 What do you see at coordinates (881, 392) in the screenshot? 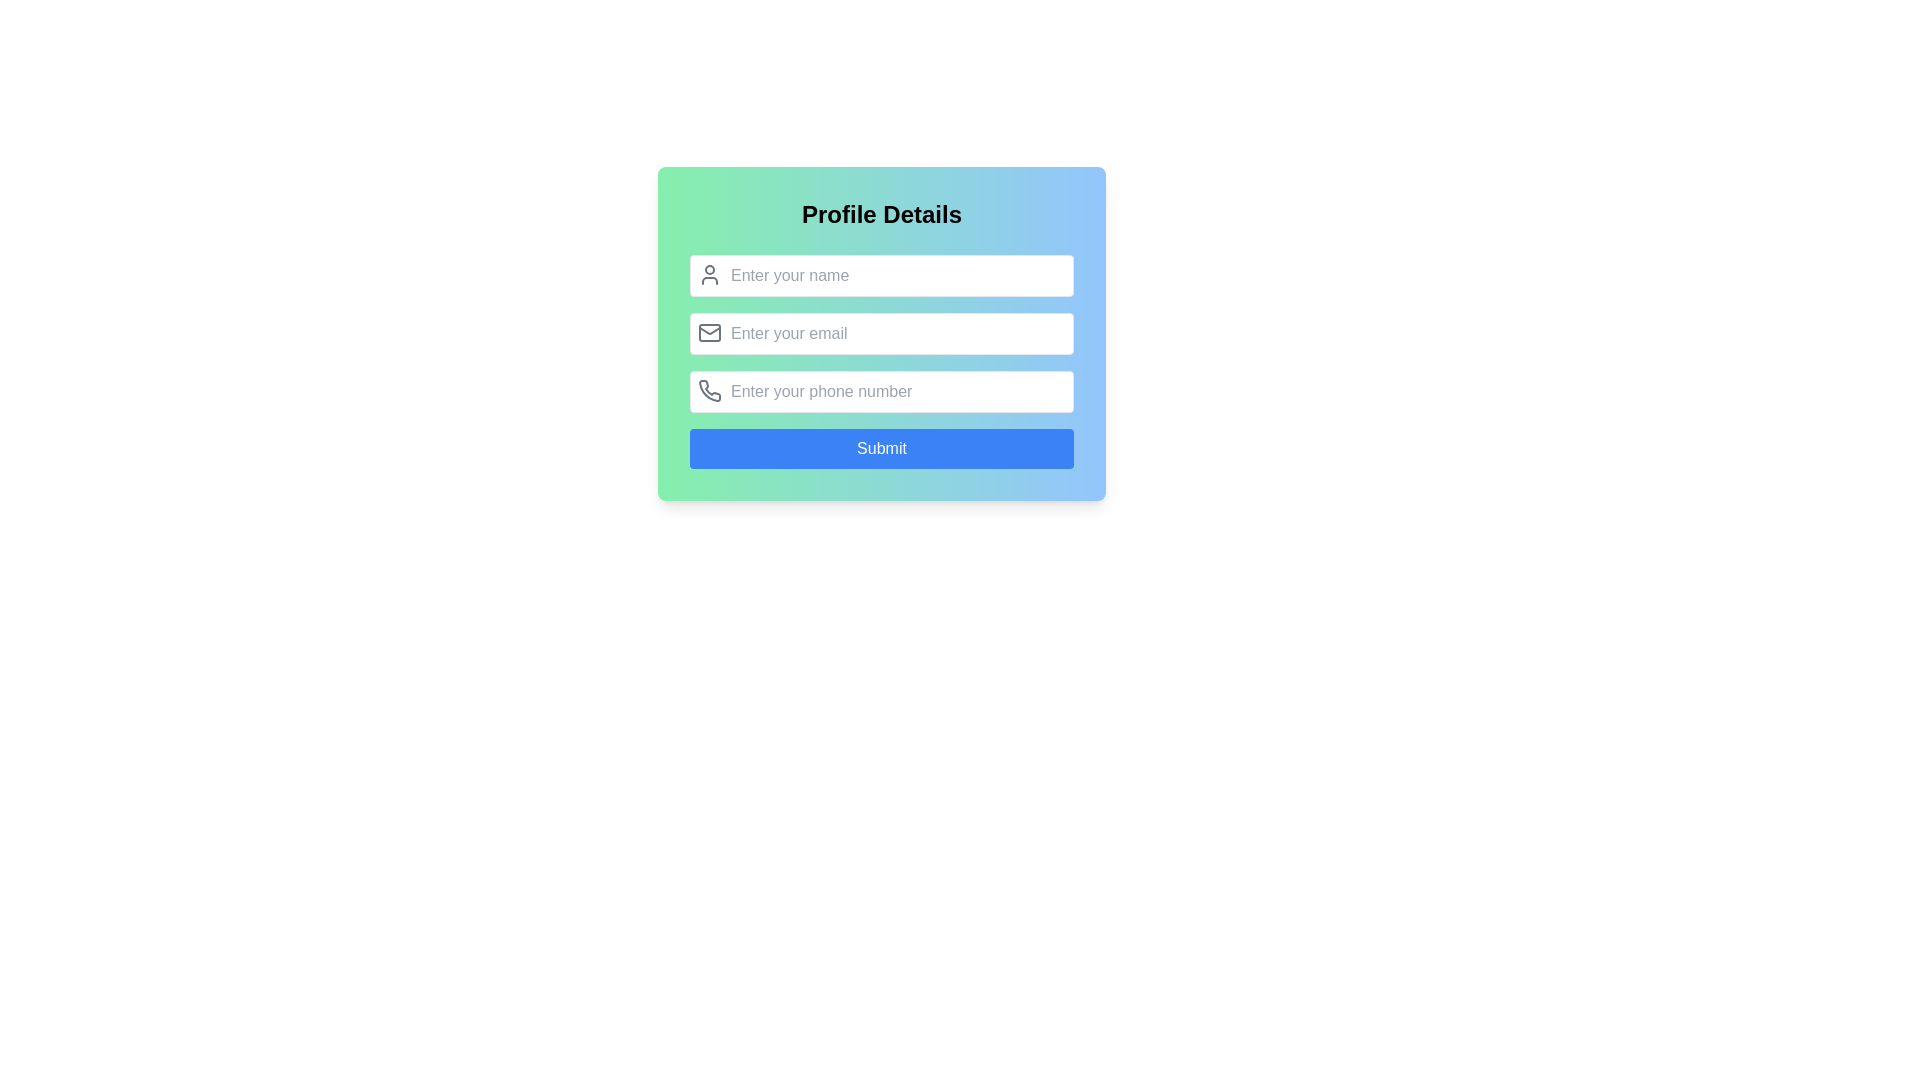
I see `the phone number input field` at bounding box center [881, 392].